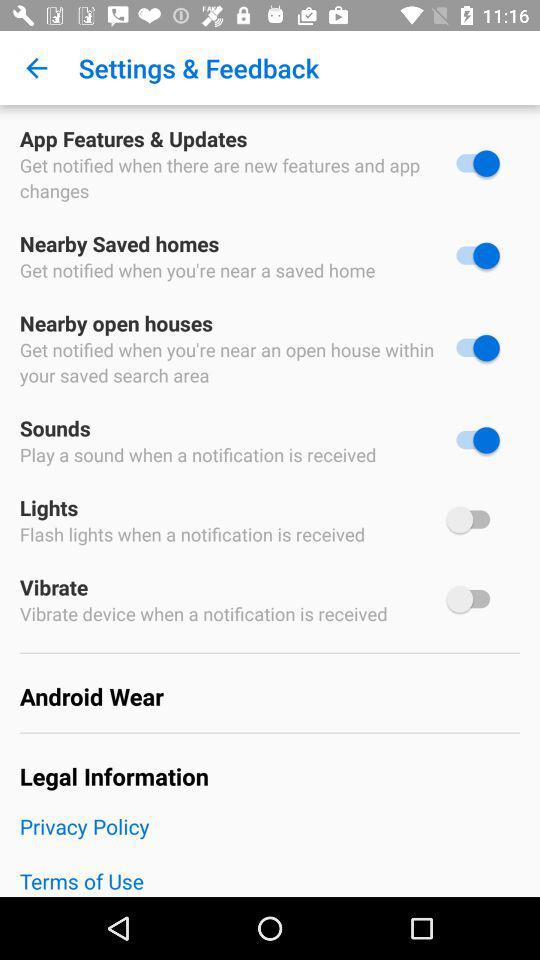 The image size is (540, 960). I want to click on app to the left of the settings & feedback icon, so click(36, 68).